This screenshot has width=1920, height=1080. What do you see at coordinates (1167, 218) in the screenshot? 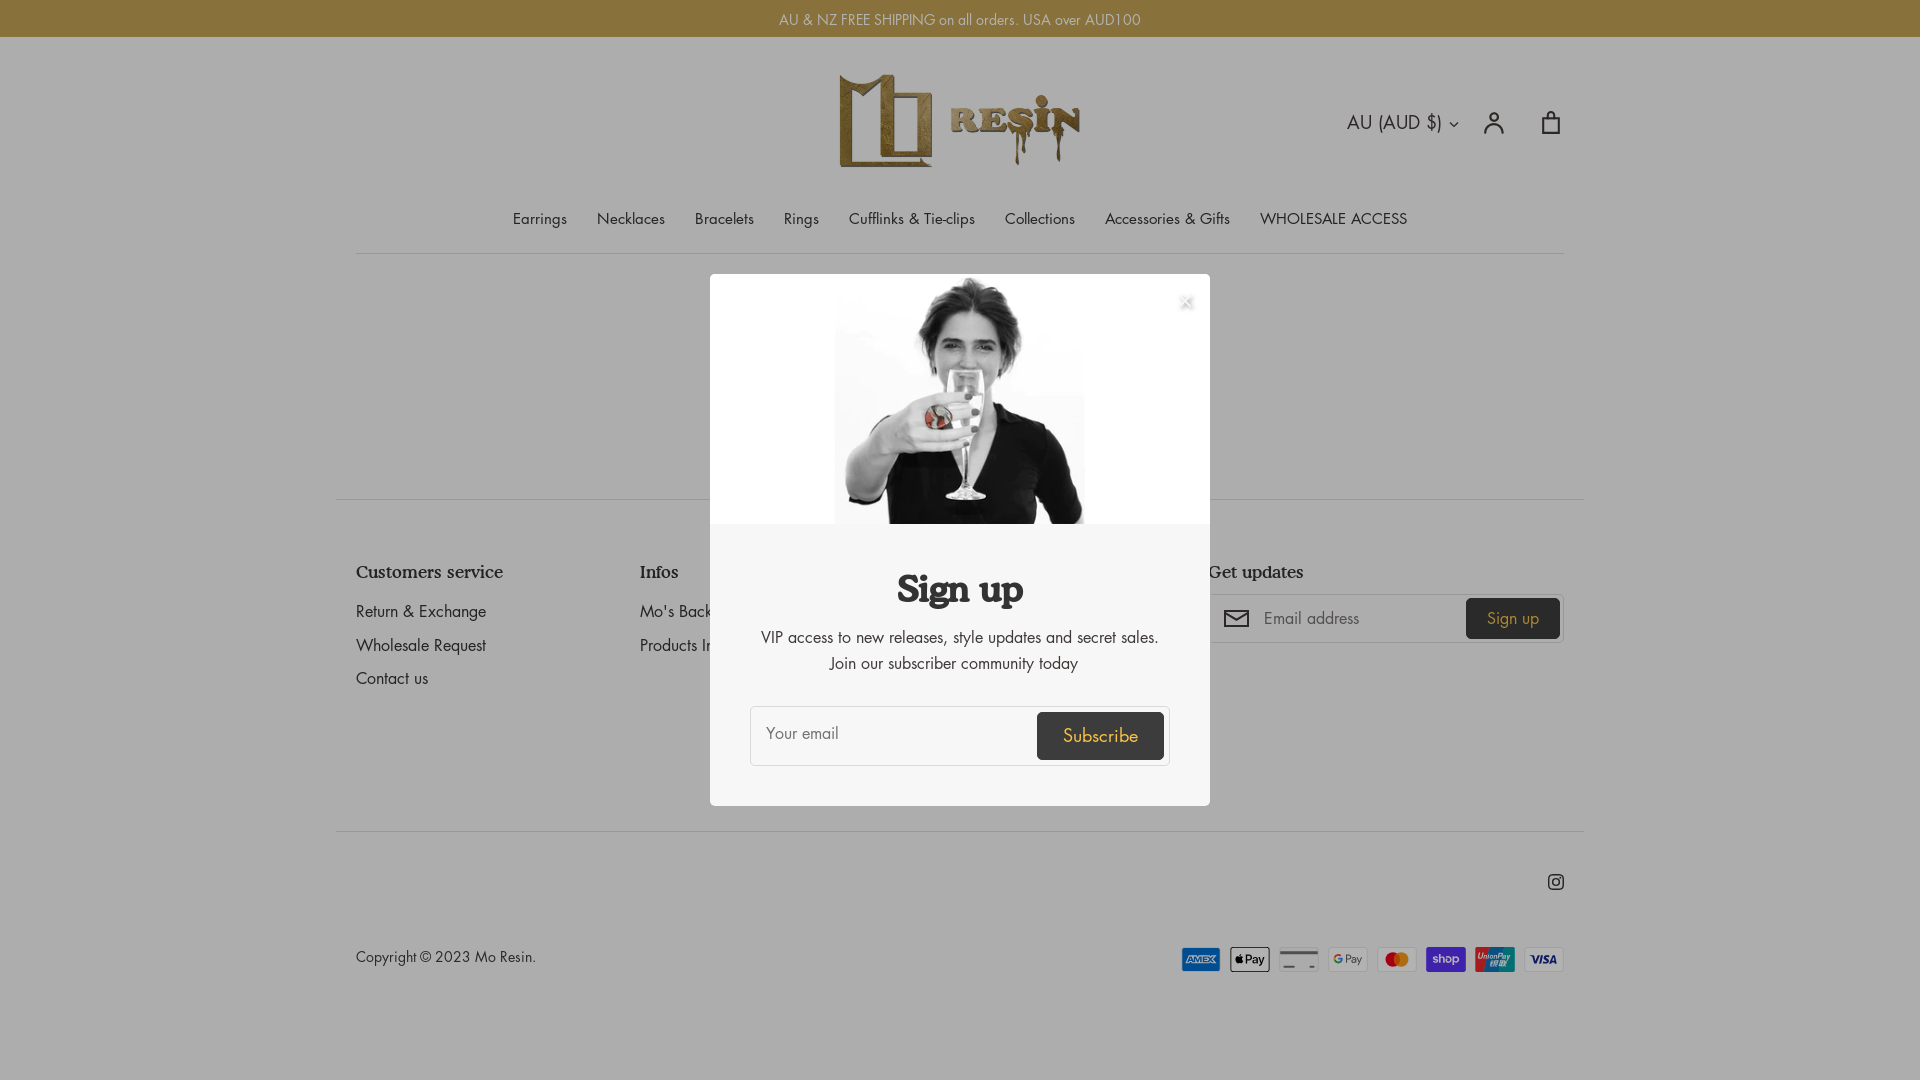
I see `'Accessories & Gifts'` at bounding box center [1167, 218].